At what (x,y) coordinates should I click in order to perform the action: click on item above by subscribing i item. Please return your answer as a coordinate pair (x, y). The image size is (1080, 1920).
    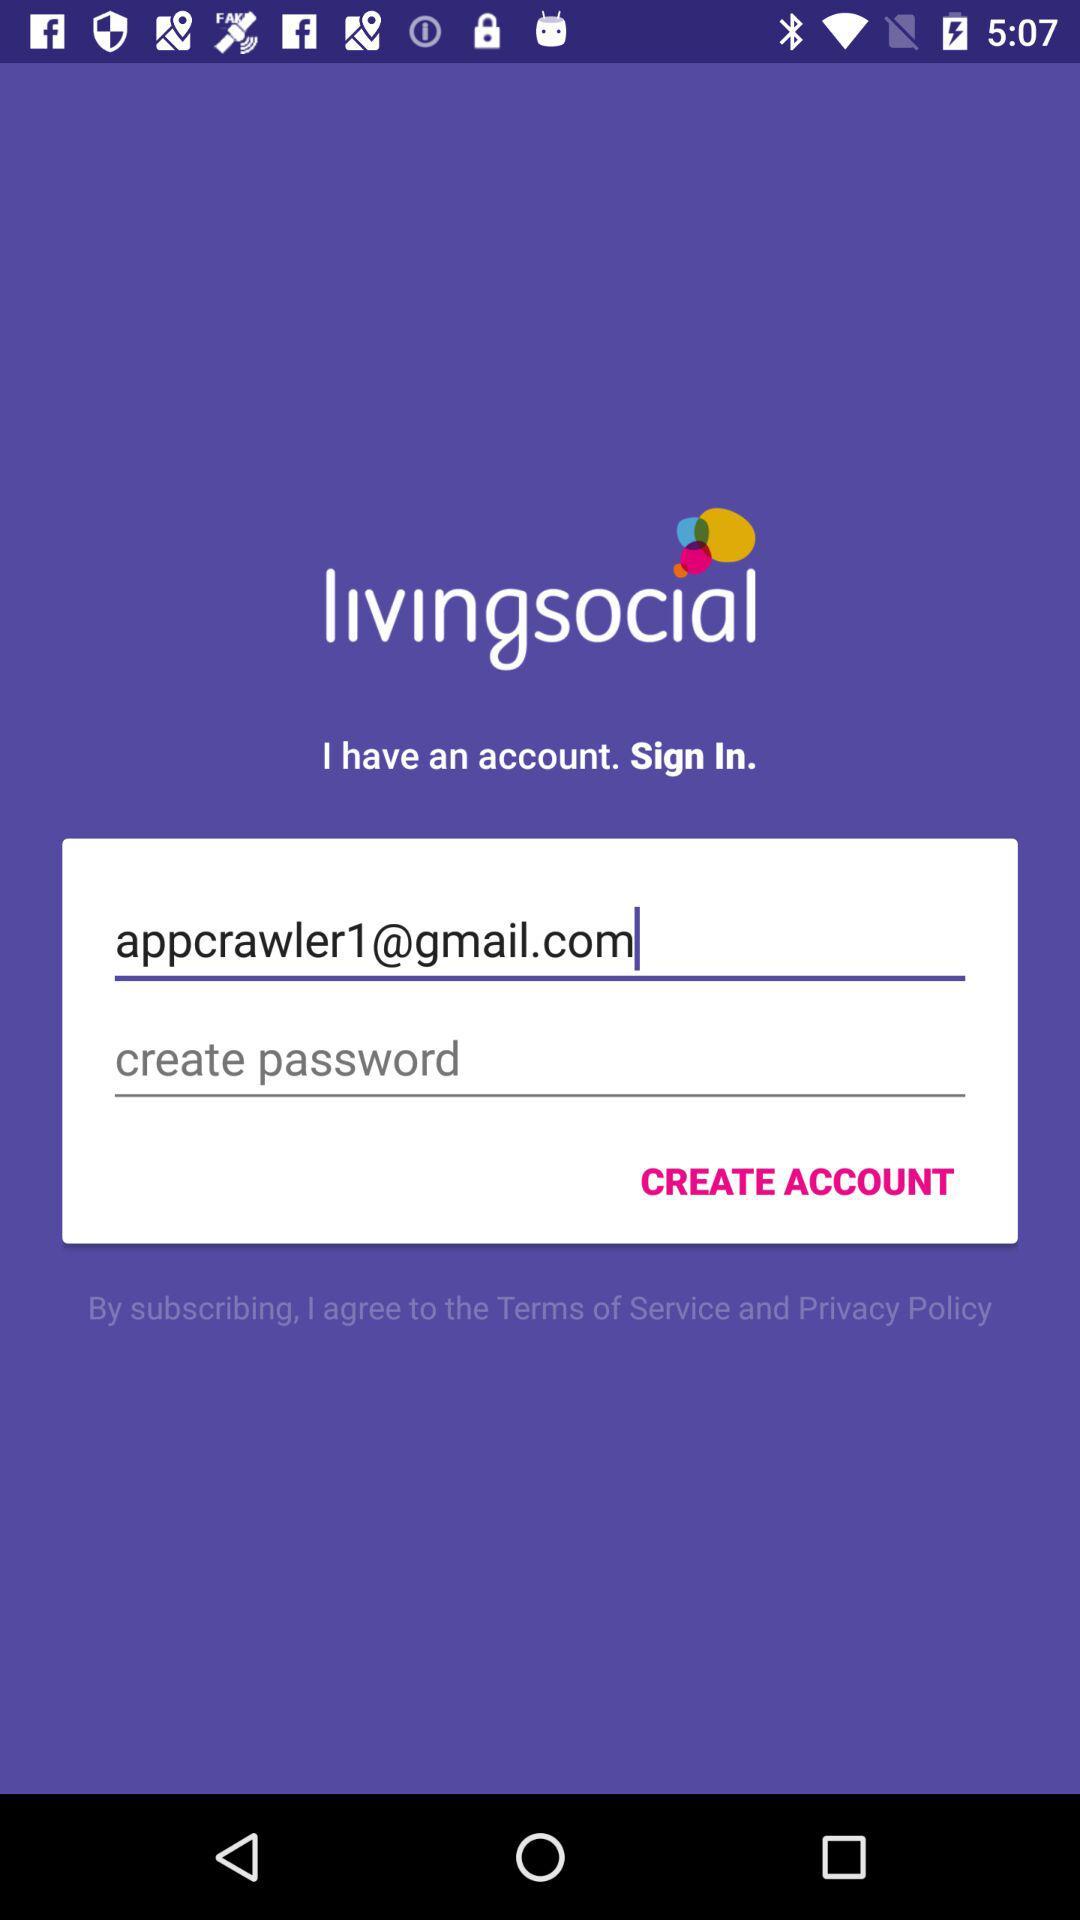
    Looking at the image, I should click on (796, 1180).